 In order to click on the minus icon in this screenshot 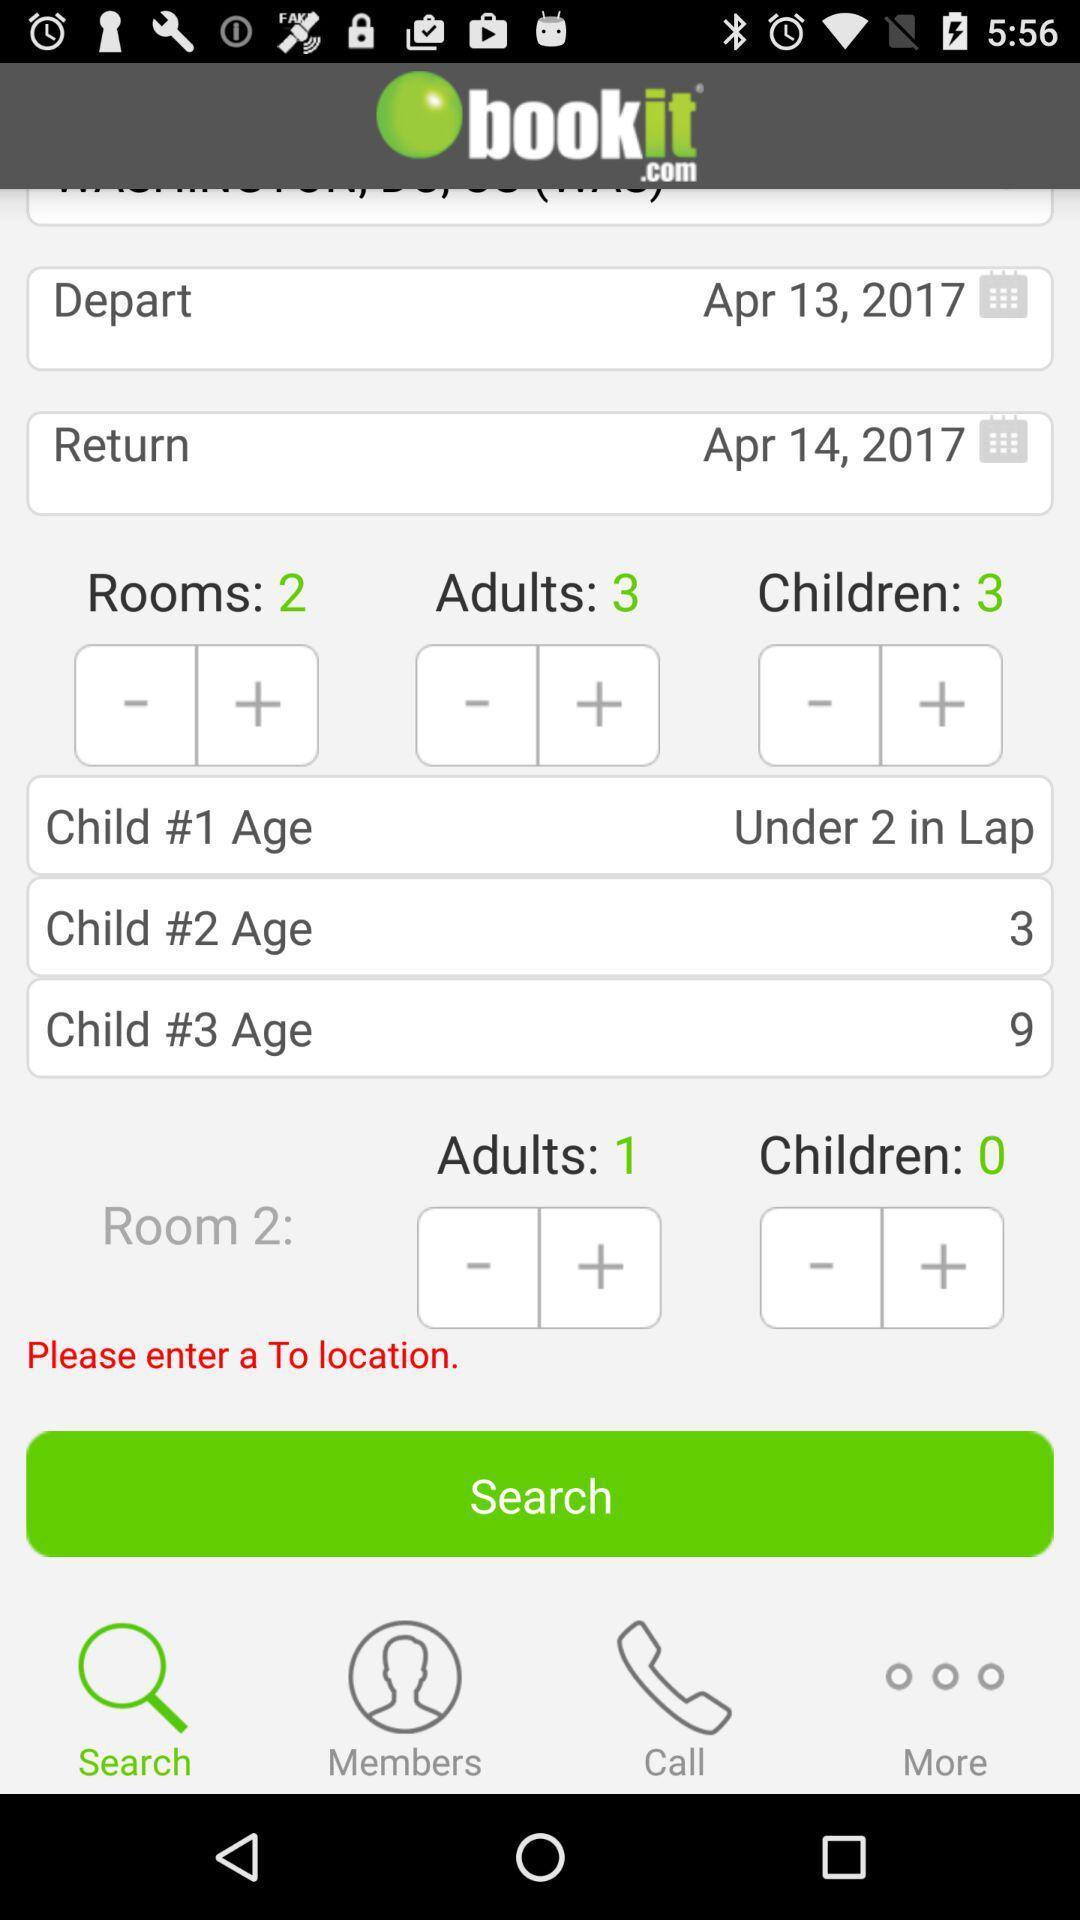, I will do `click(820, 1356)`.